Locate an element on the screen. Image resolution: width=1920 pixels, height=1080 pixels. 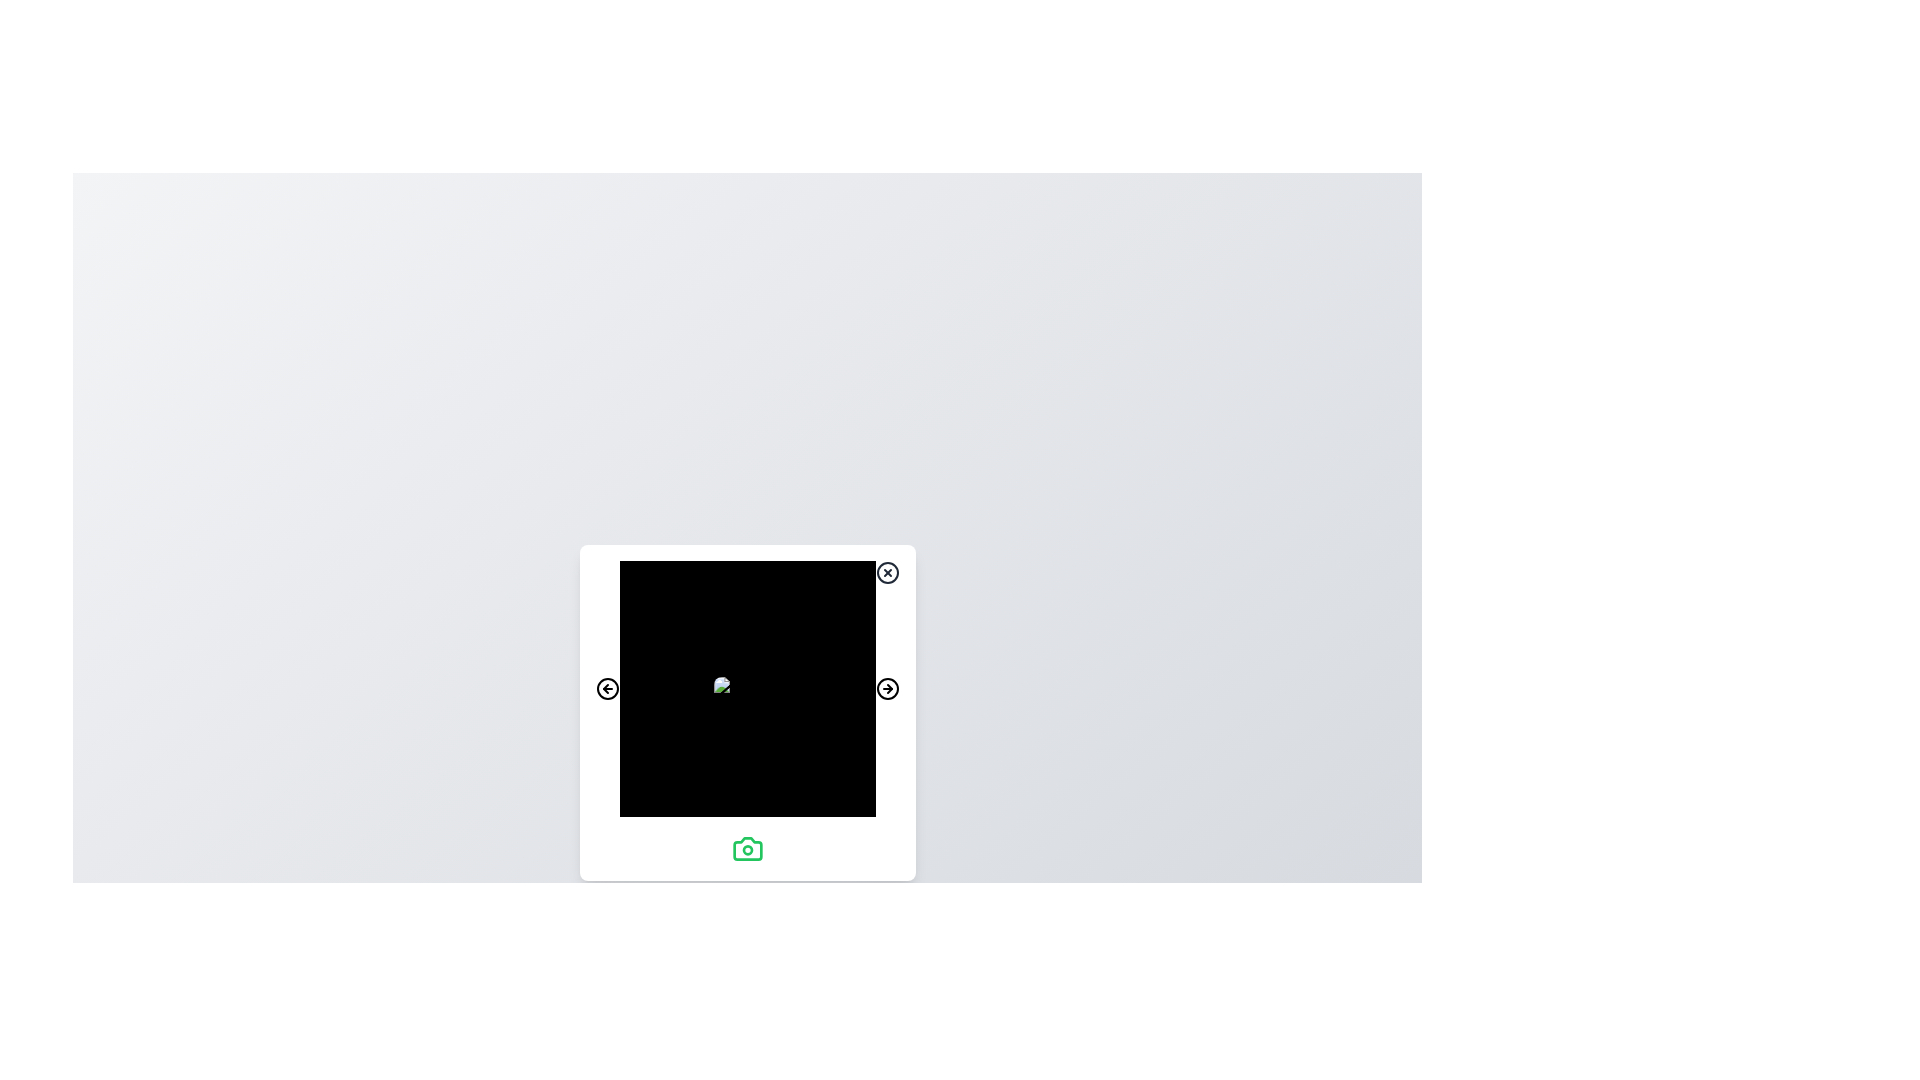
the camera icon located at the bottom-center of the interface is located at coordinates (746, 848).